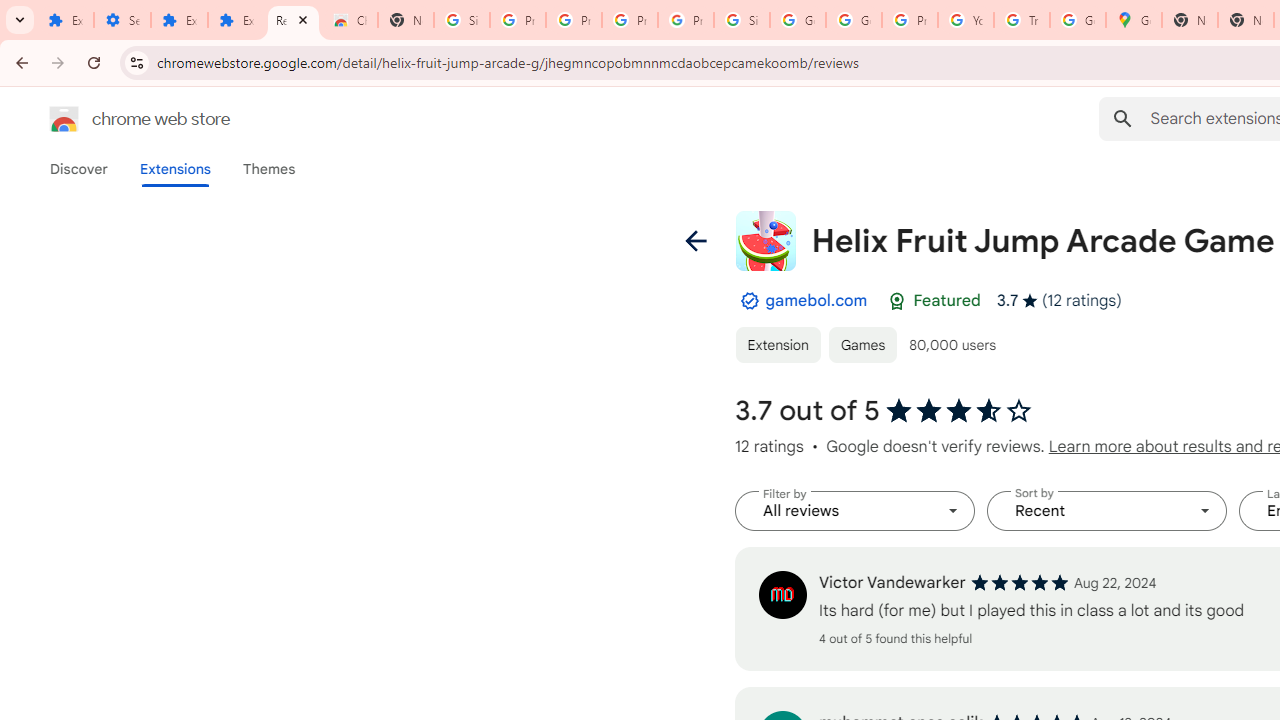  Describe the element at coordinates (350, 20) in the screenshot. I see `'Chrome Web Store - Themes'` at that location.